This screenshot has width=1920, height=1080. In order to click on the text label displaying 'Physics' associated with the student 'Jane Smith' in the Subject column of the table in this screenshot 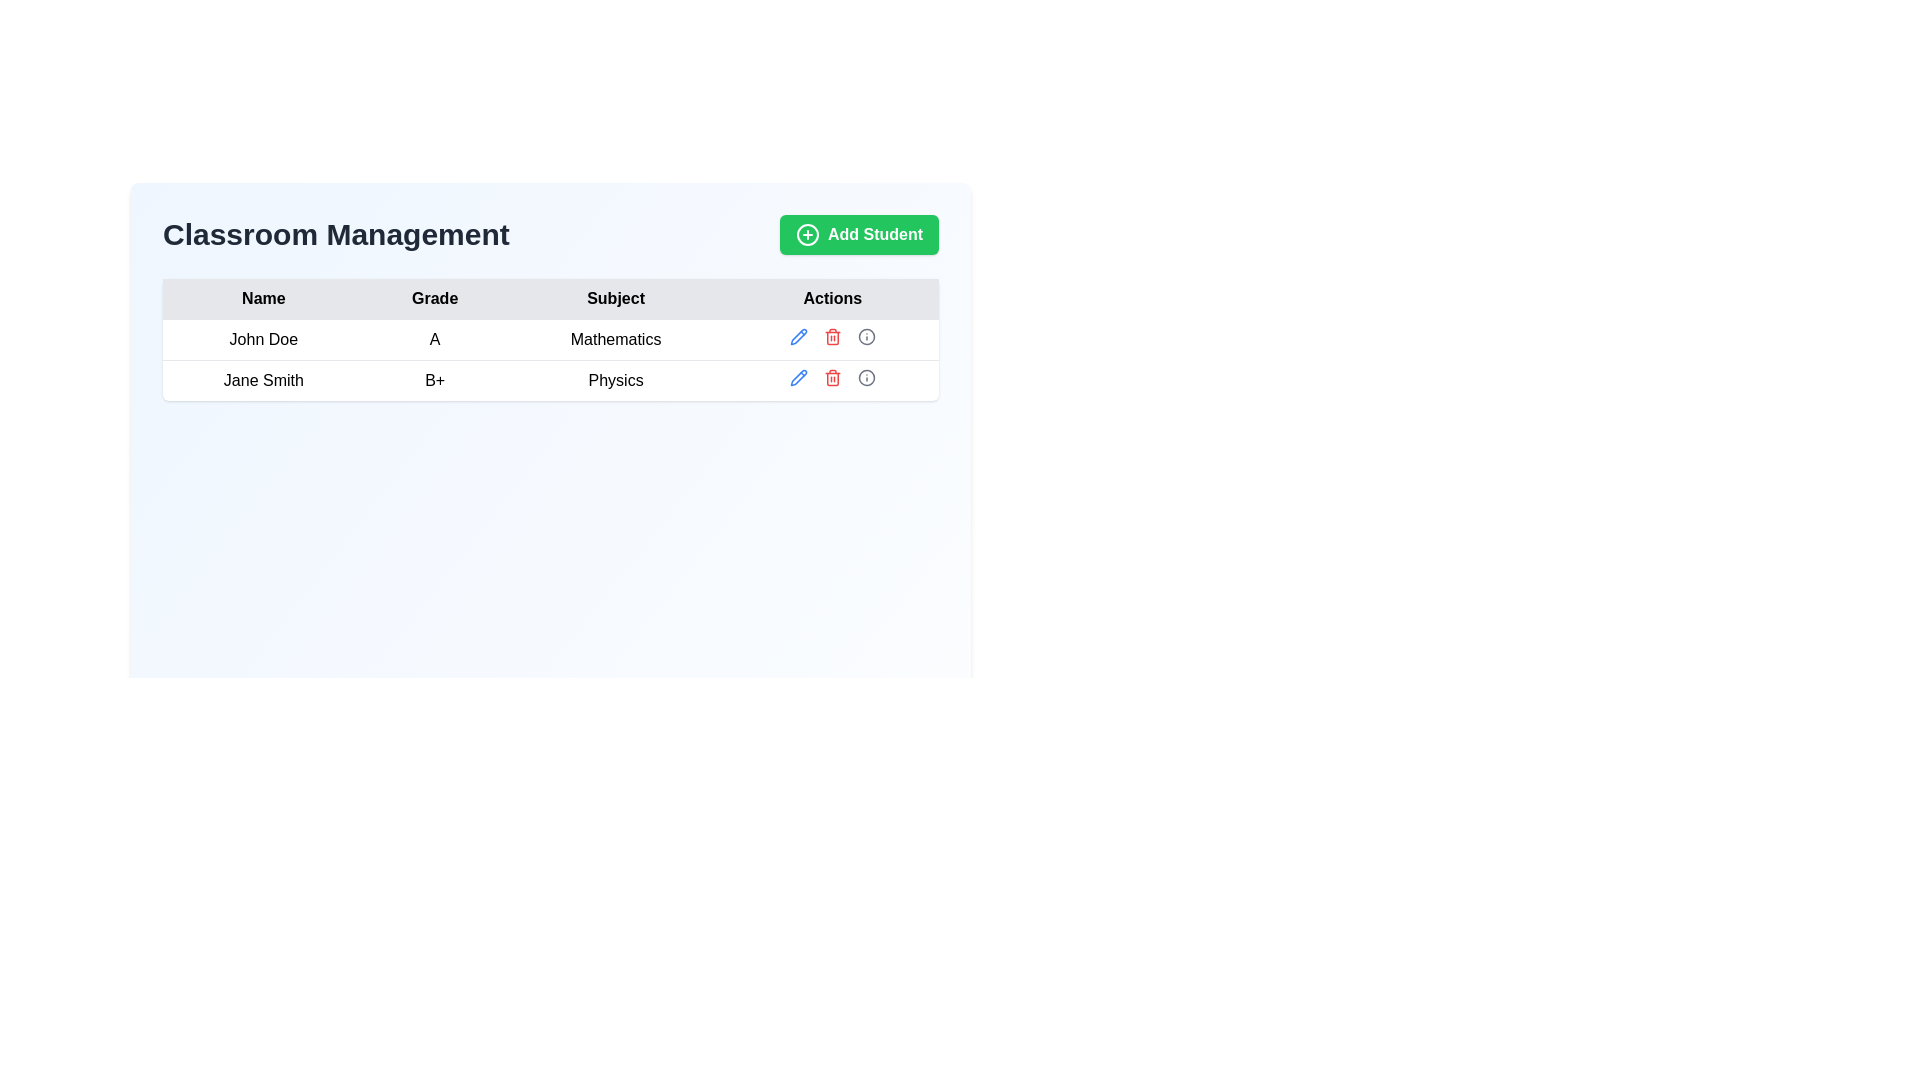, I will do `click(615, 380)`.